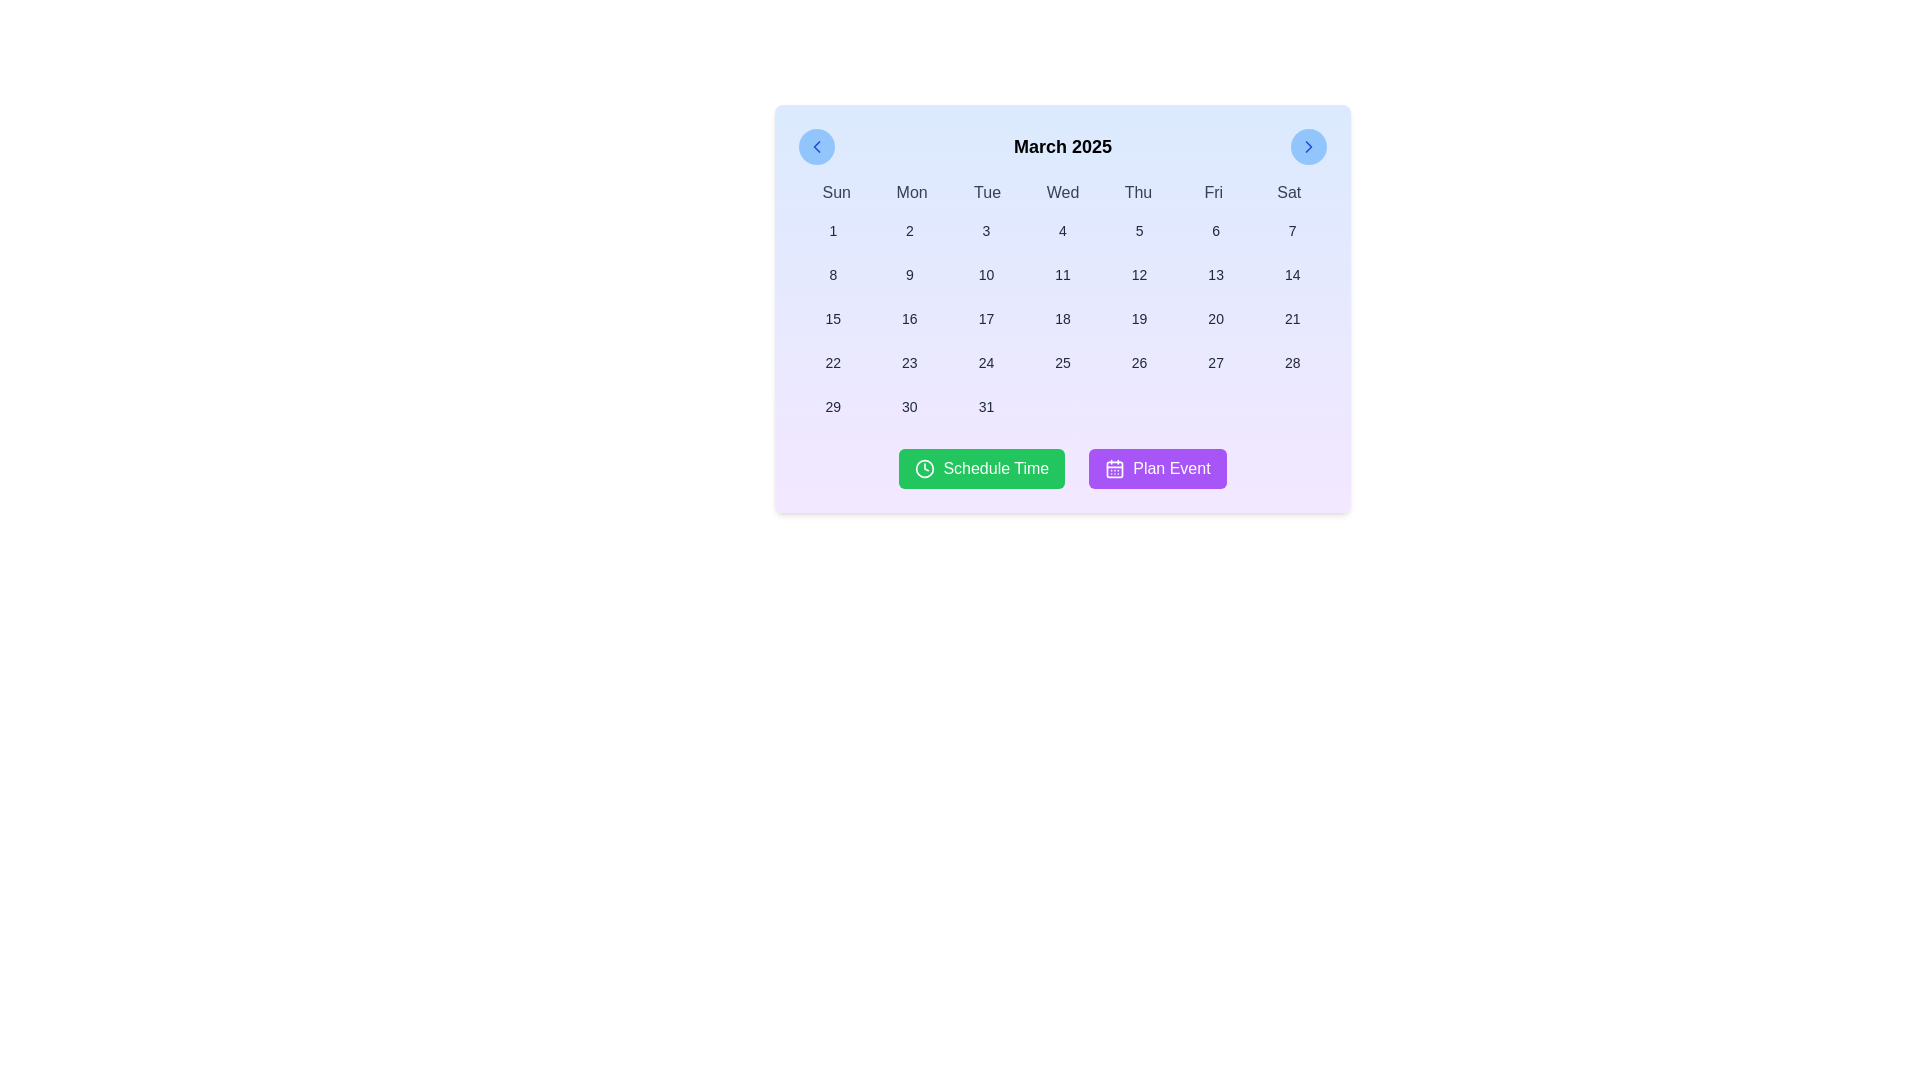 This screenshot has height=1080, width=1920. Describe the element at coordinates (1292, 362) in the screenshot. I see `the circular button displaying the number '28'` at that location.